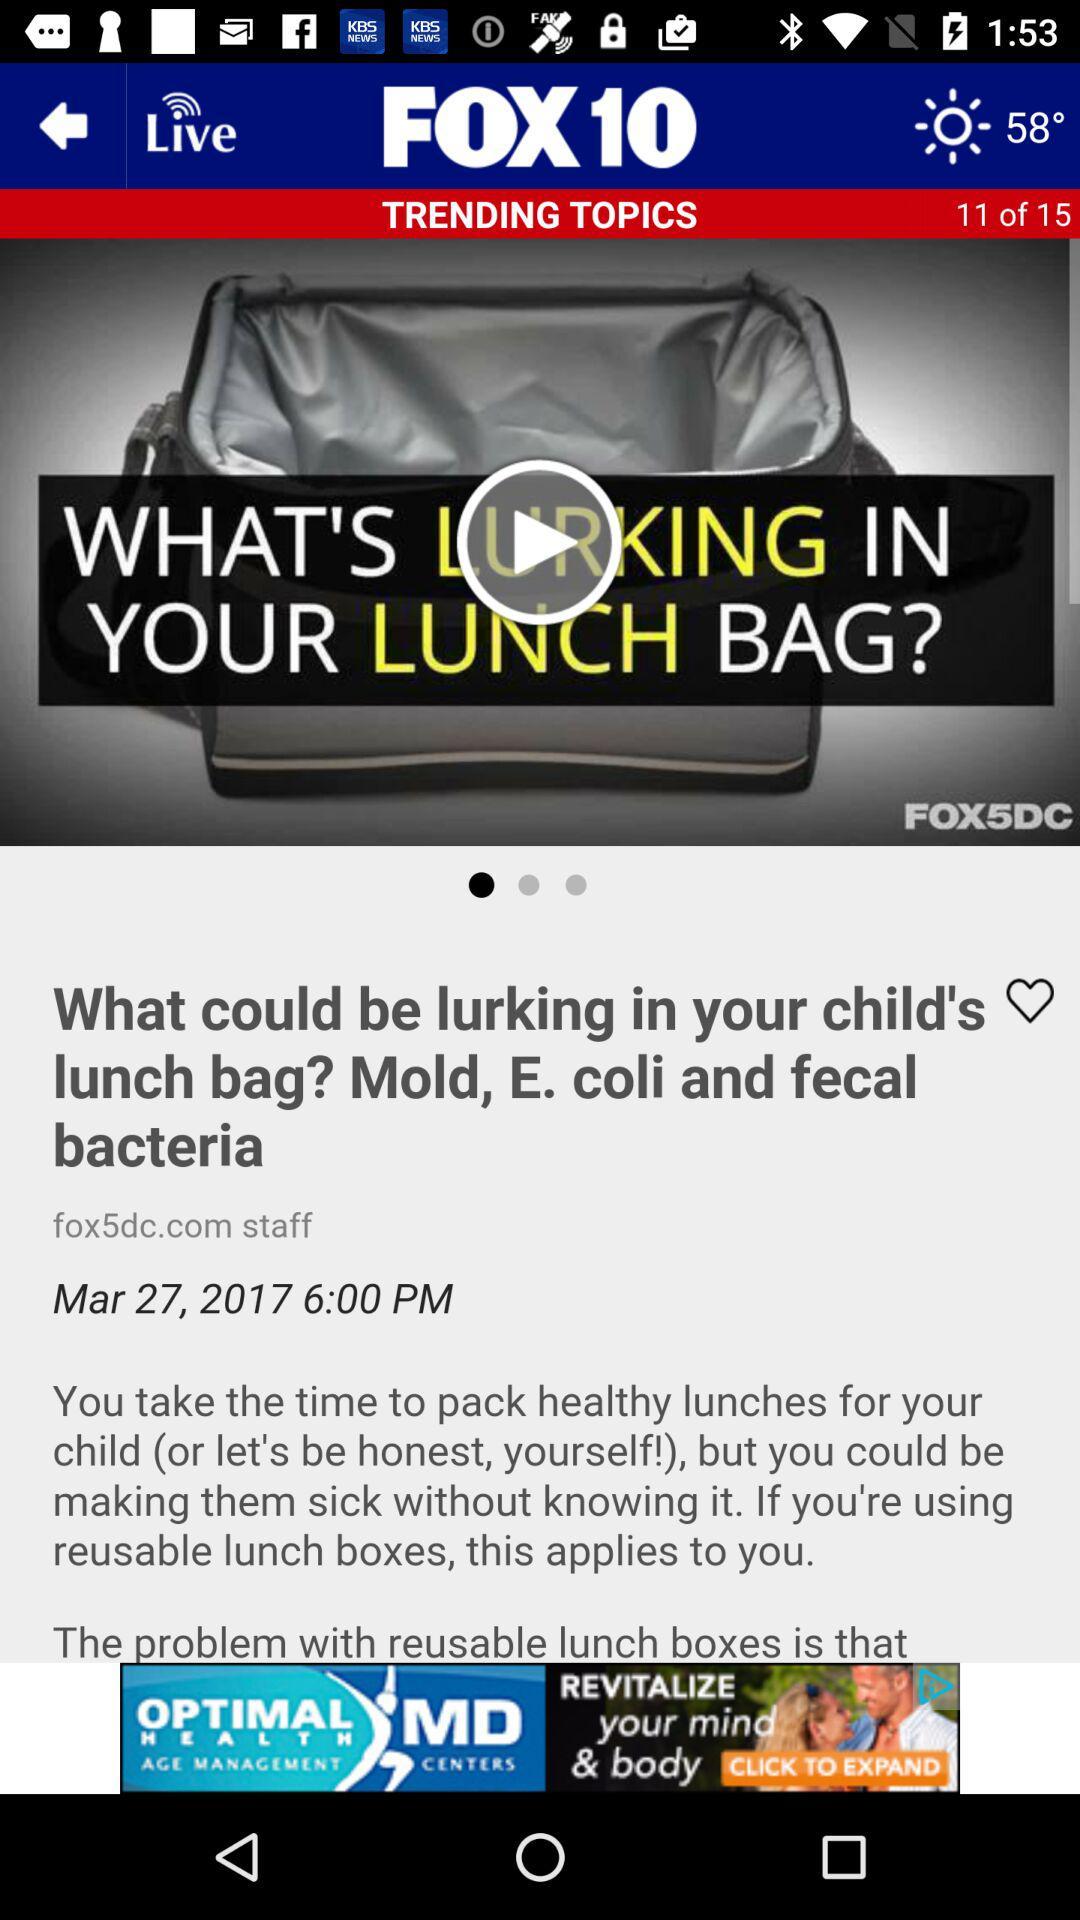 The image size is (1080, 1920). I want to click on like this article, so click(540, 1293).